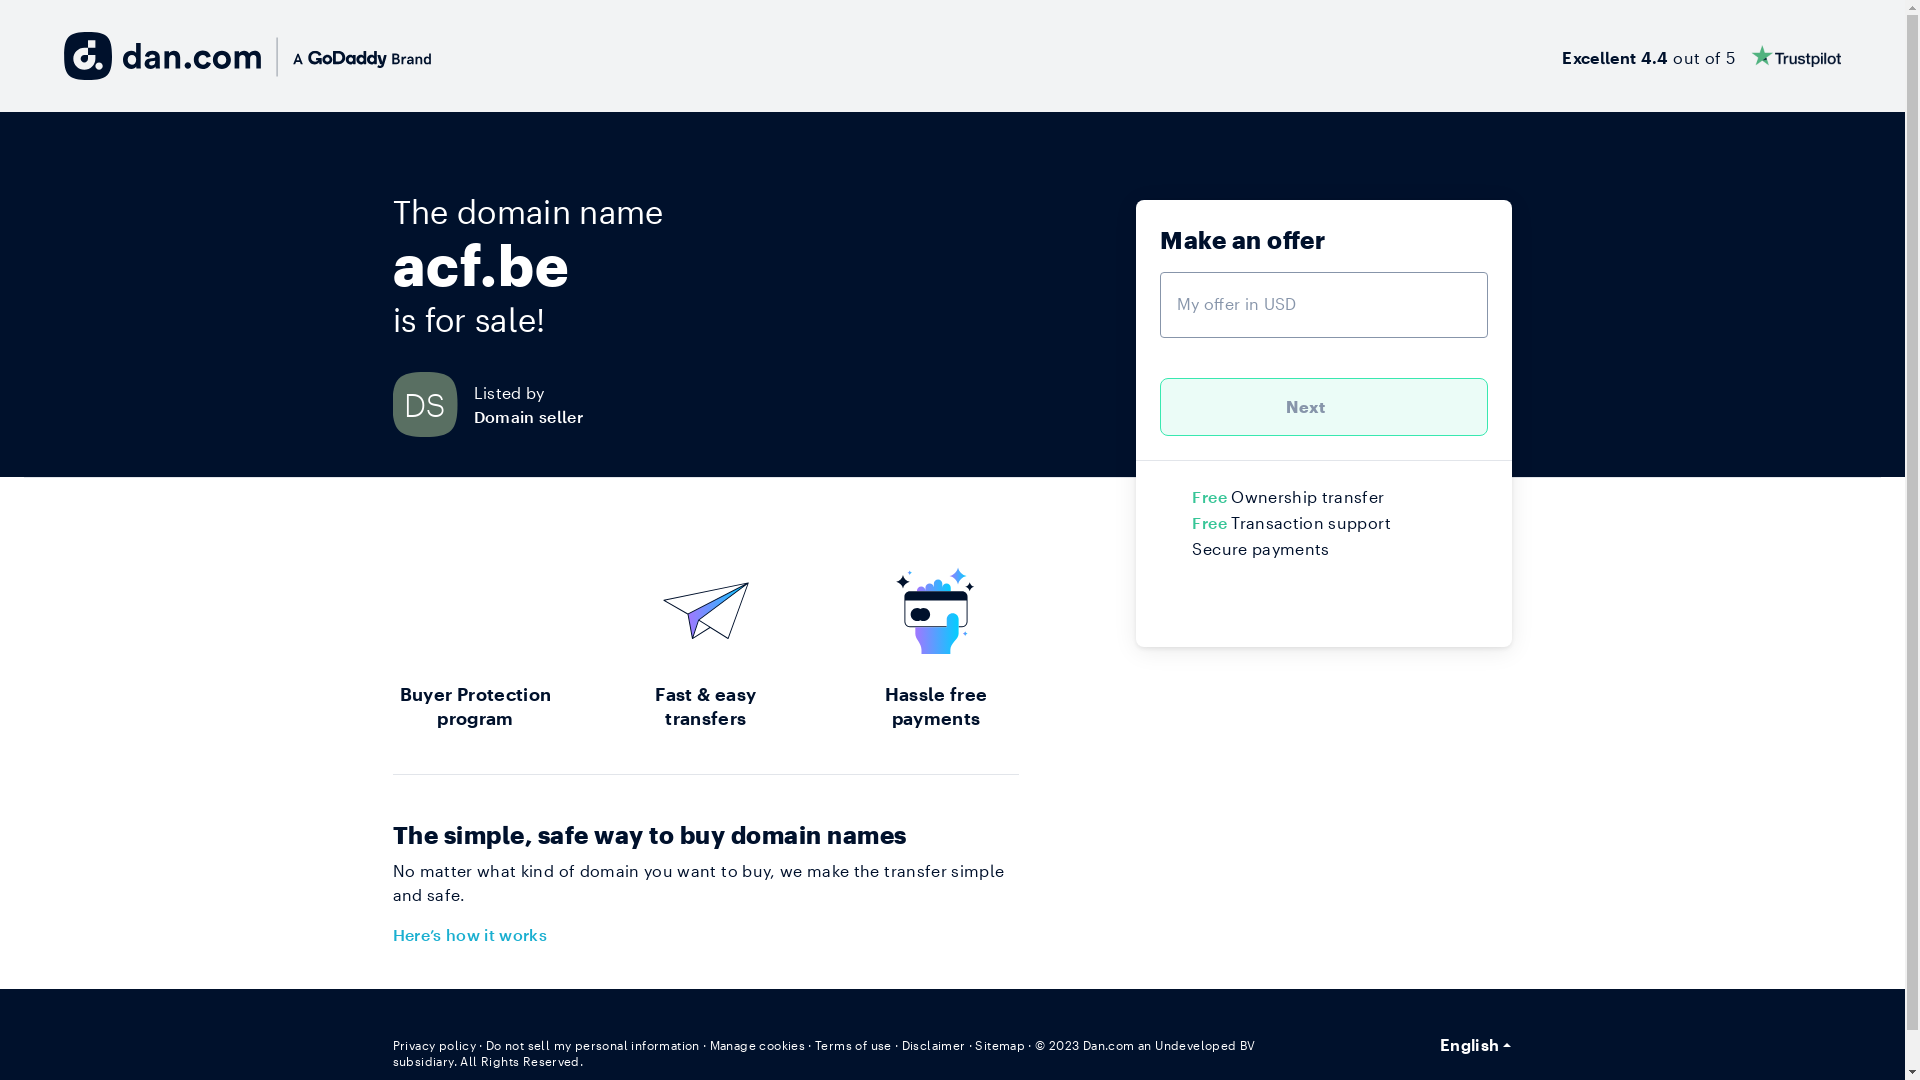  Describe the element at coordinates (974, 1044) in the screenshot. I see `'Sitemap'` at that location.